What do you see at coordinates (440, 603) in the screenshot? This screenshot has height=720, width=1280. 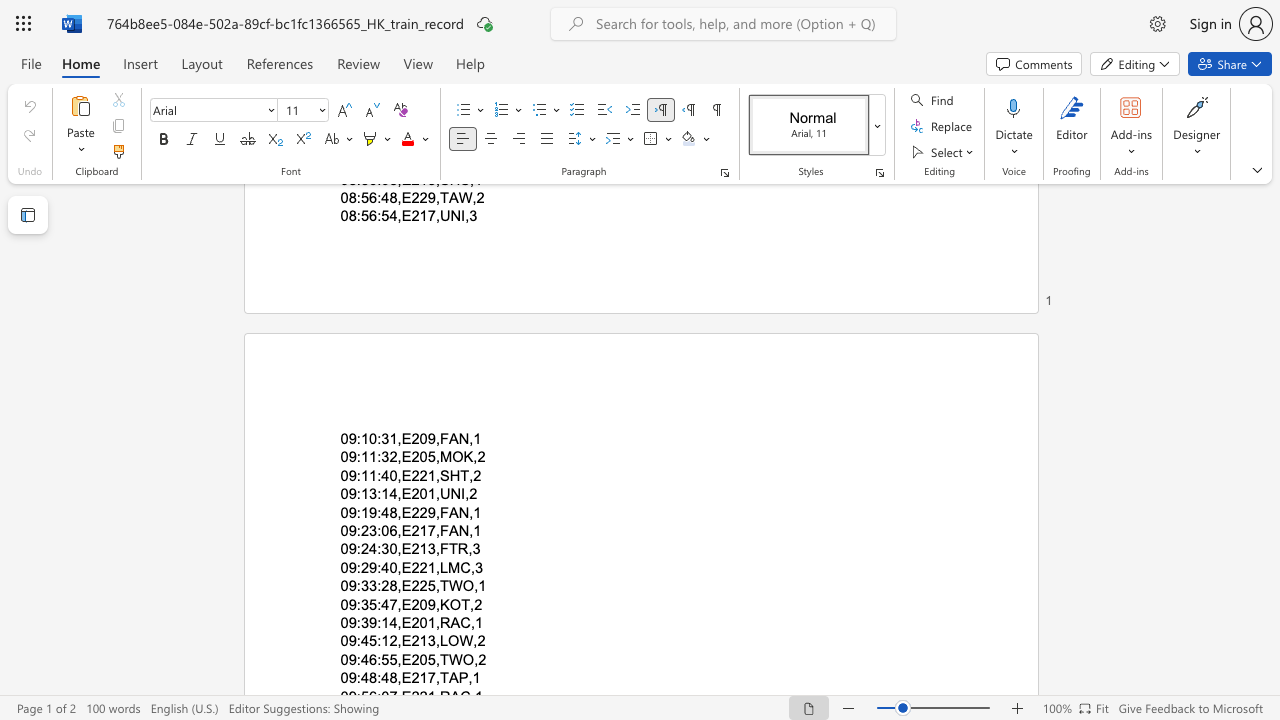 I see `the space between the continuous character "," and "K" in the text` at bounding box center [440, 603].